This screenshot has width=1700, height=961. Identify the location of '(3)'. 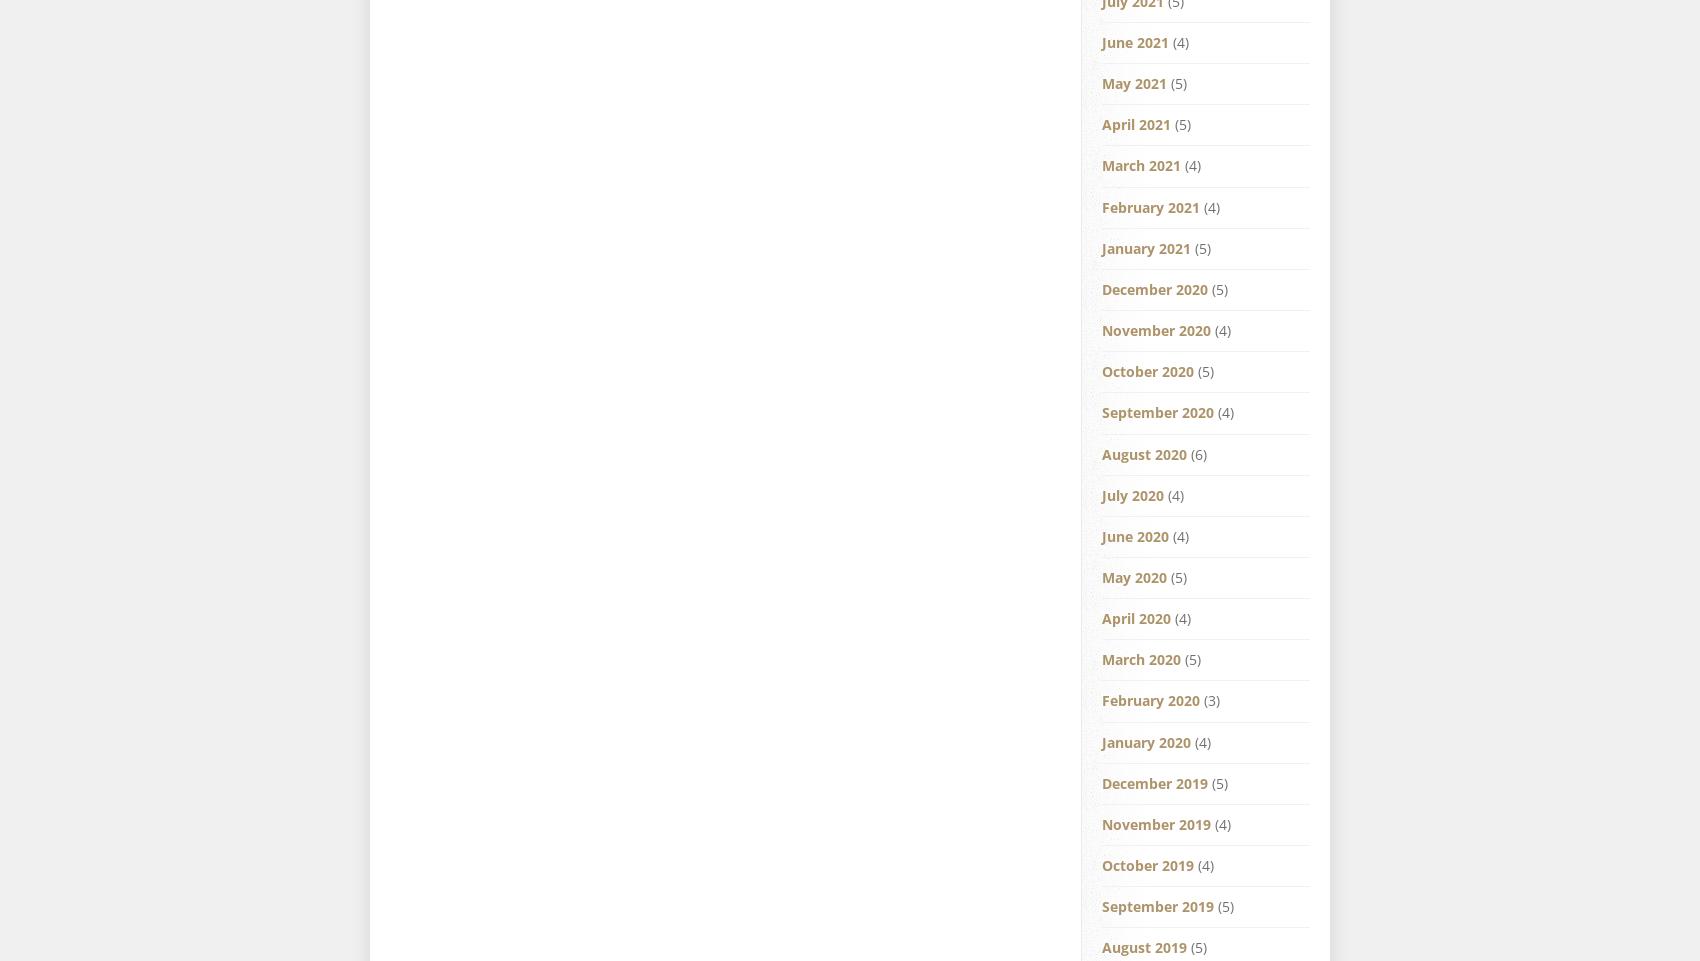
(1199, 700).